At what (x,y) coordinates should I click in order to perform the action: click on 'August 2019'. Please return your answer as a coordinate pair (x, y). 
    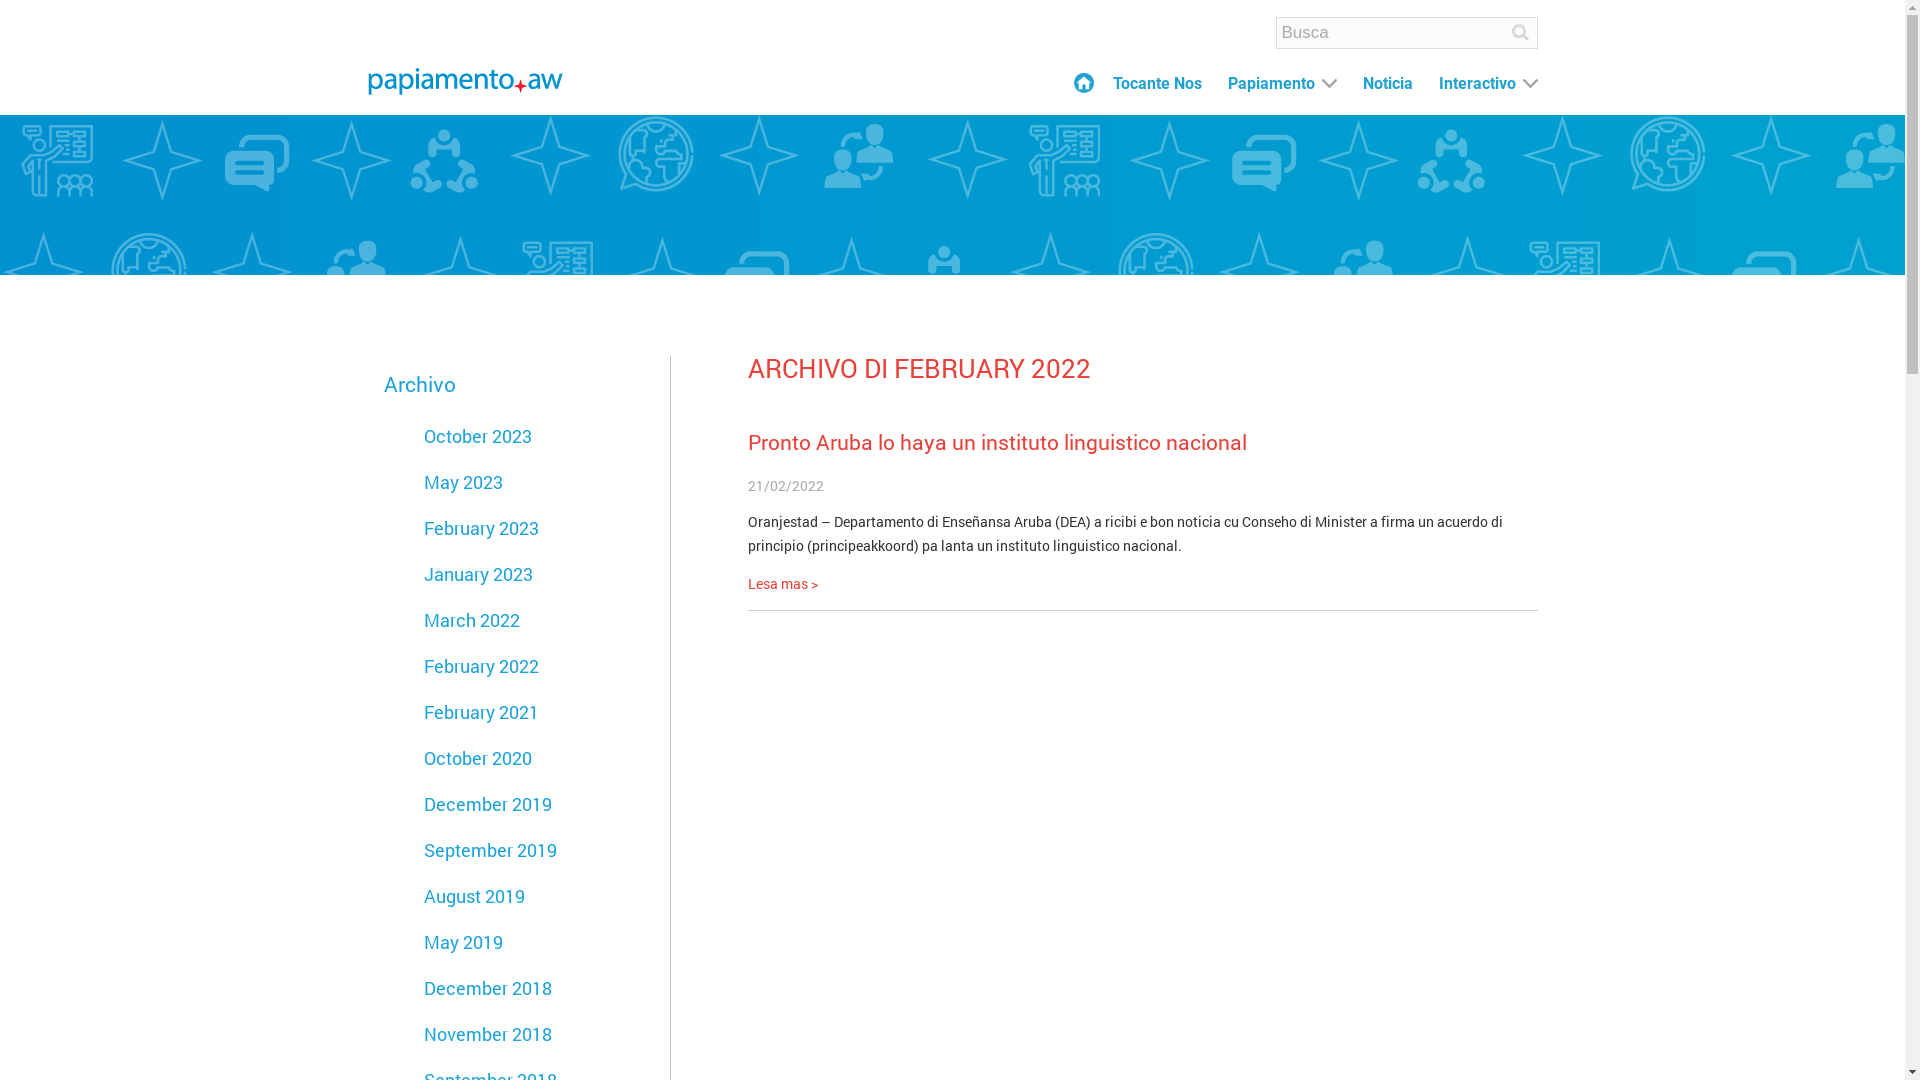
    Looking at the image, I should click on (422, 894).